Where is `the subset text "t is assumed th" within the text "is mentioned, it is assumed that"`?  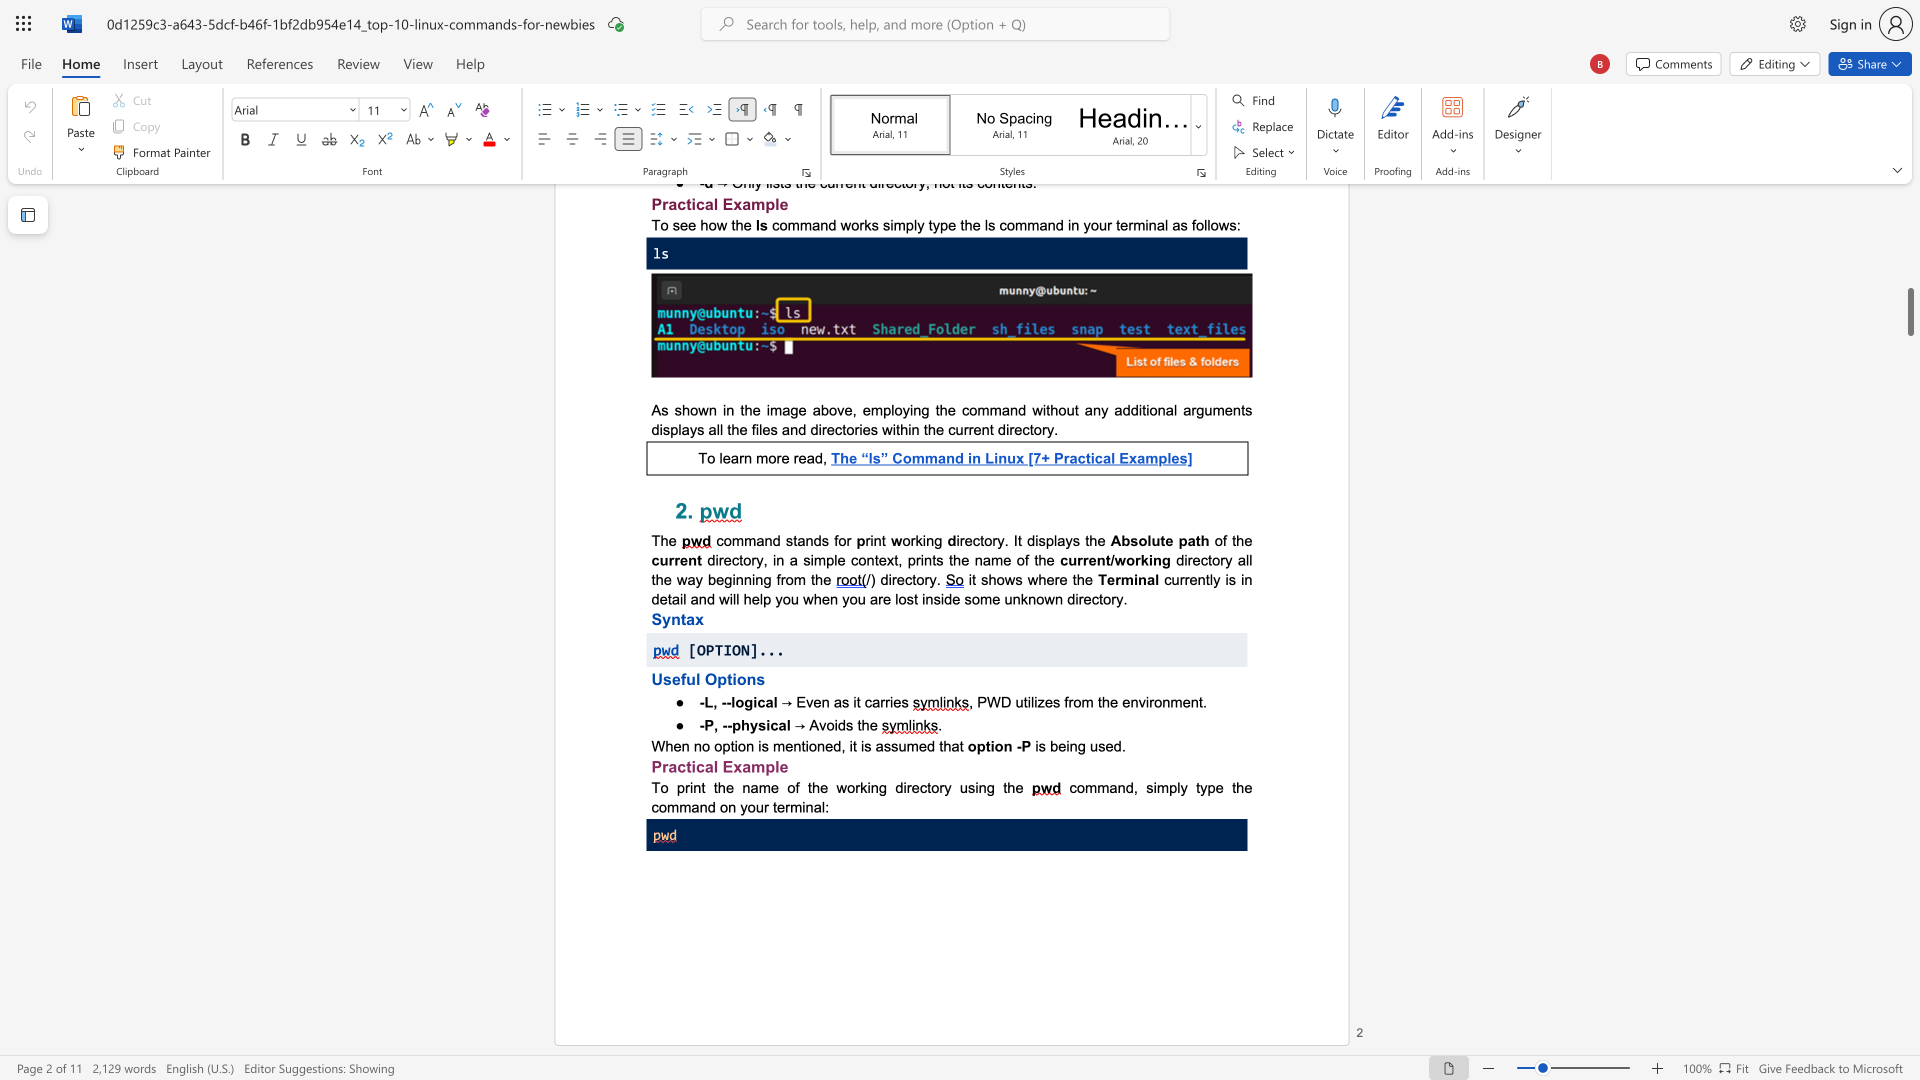 the subset text "t is assumed th" within the text "is mentioned, it is assumed that" is located at coordinates (852, 746).